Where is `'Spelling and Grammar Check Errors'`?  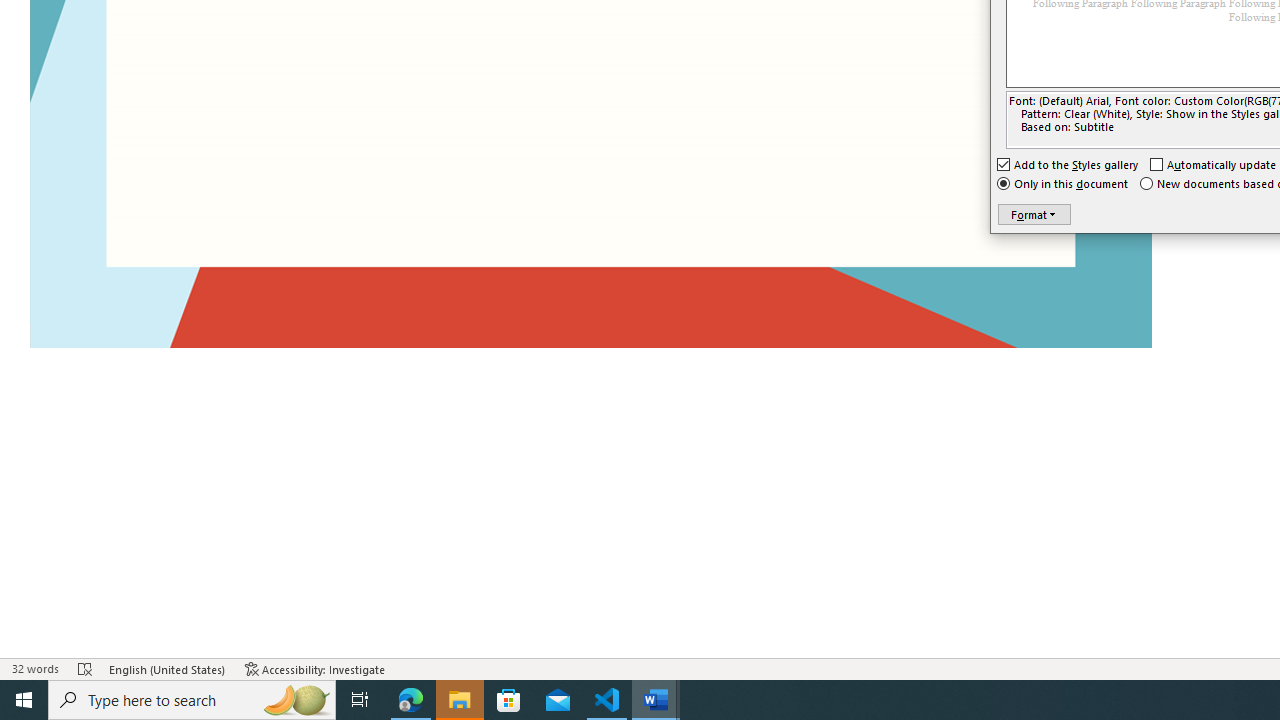
'Spelling and Grammar Check Errors' is located at coordinates (85, 669).